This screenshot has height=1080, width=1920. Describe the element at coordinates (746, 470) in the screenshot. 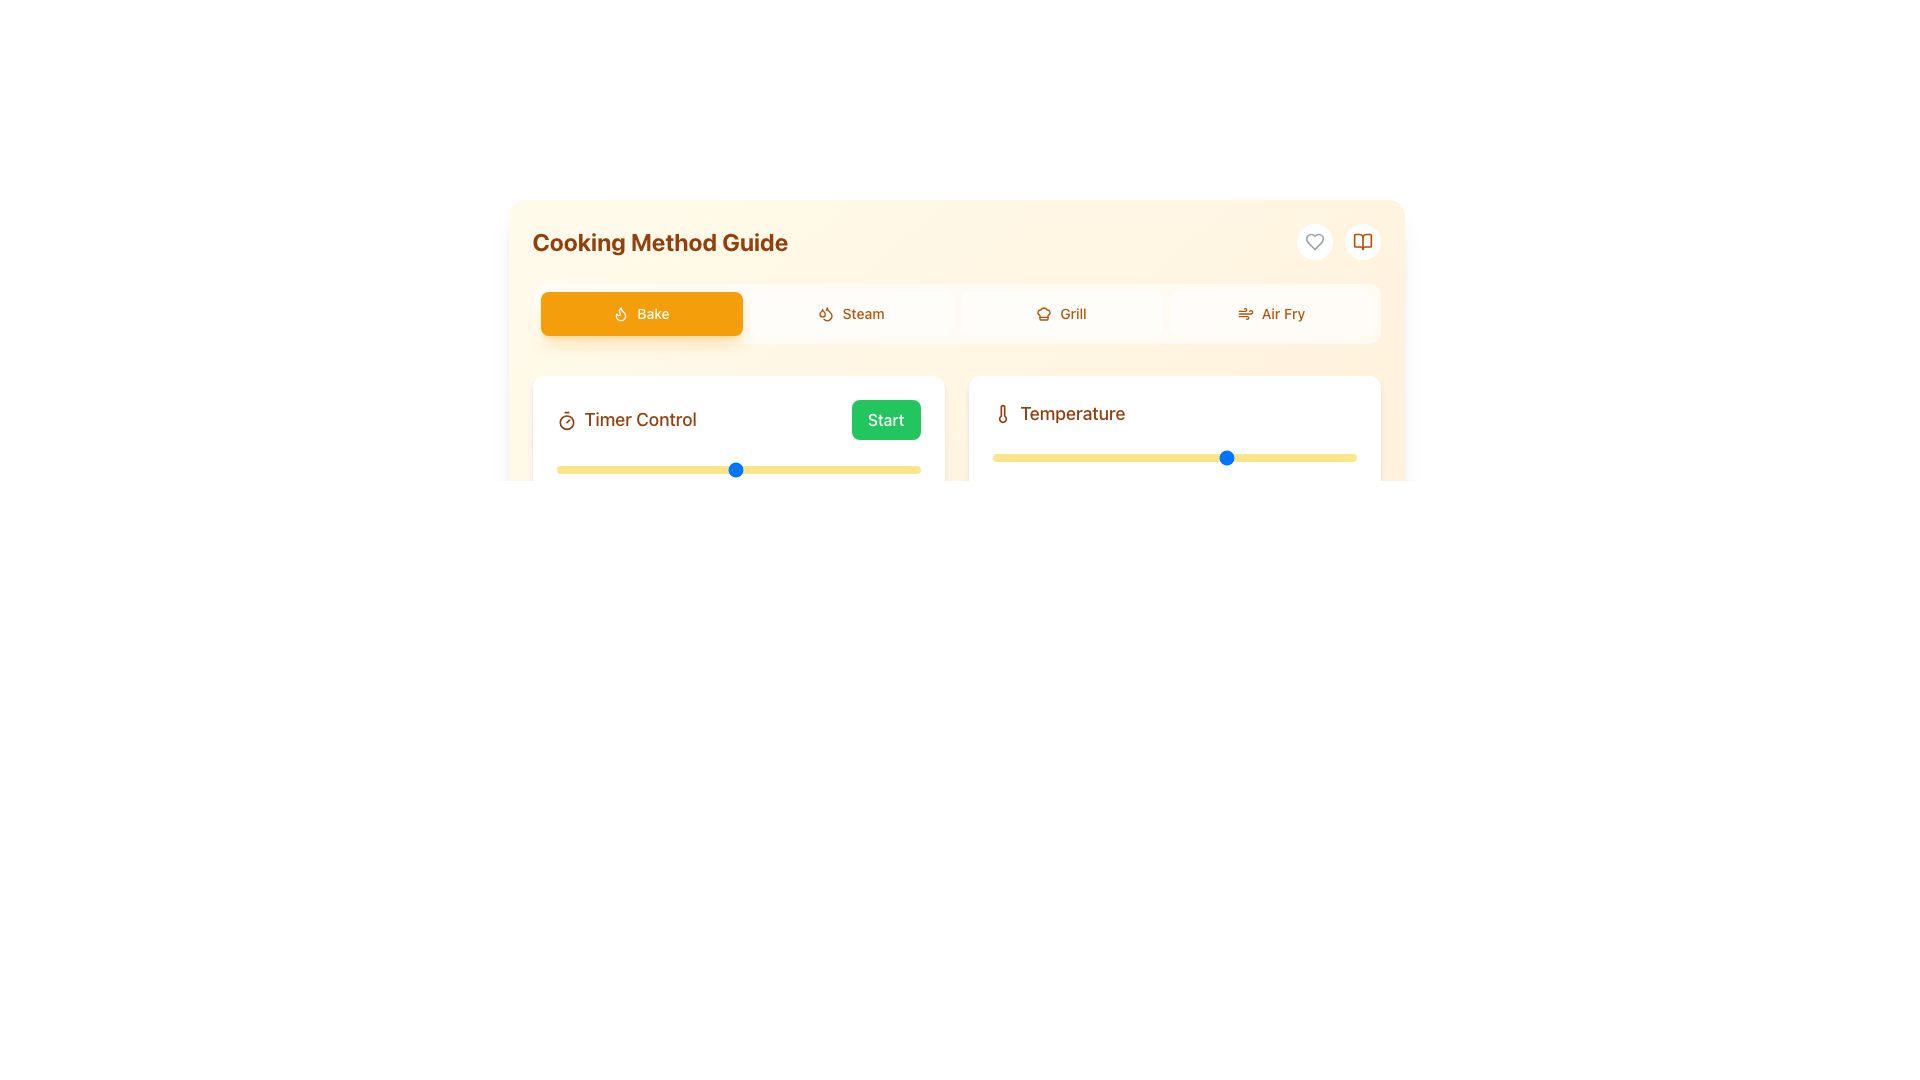

I see `timer` at that location.